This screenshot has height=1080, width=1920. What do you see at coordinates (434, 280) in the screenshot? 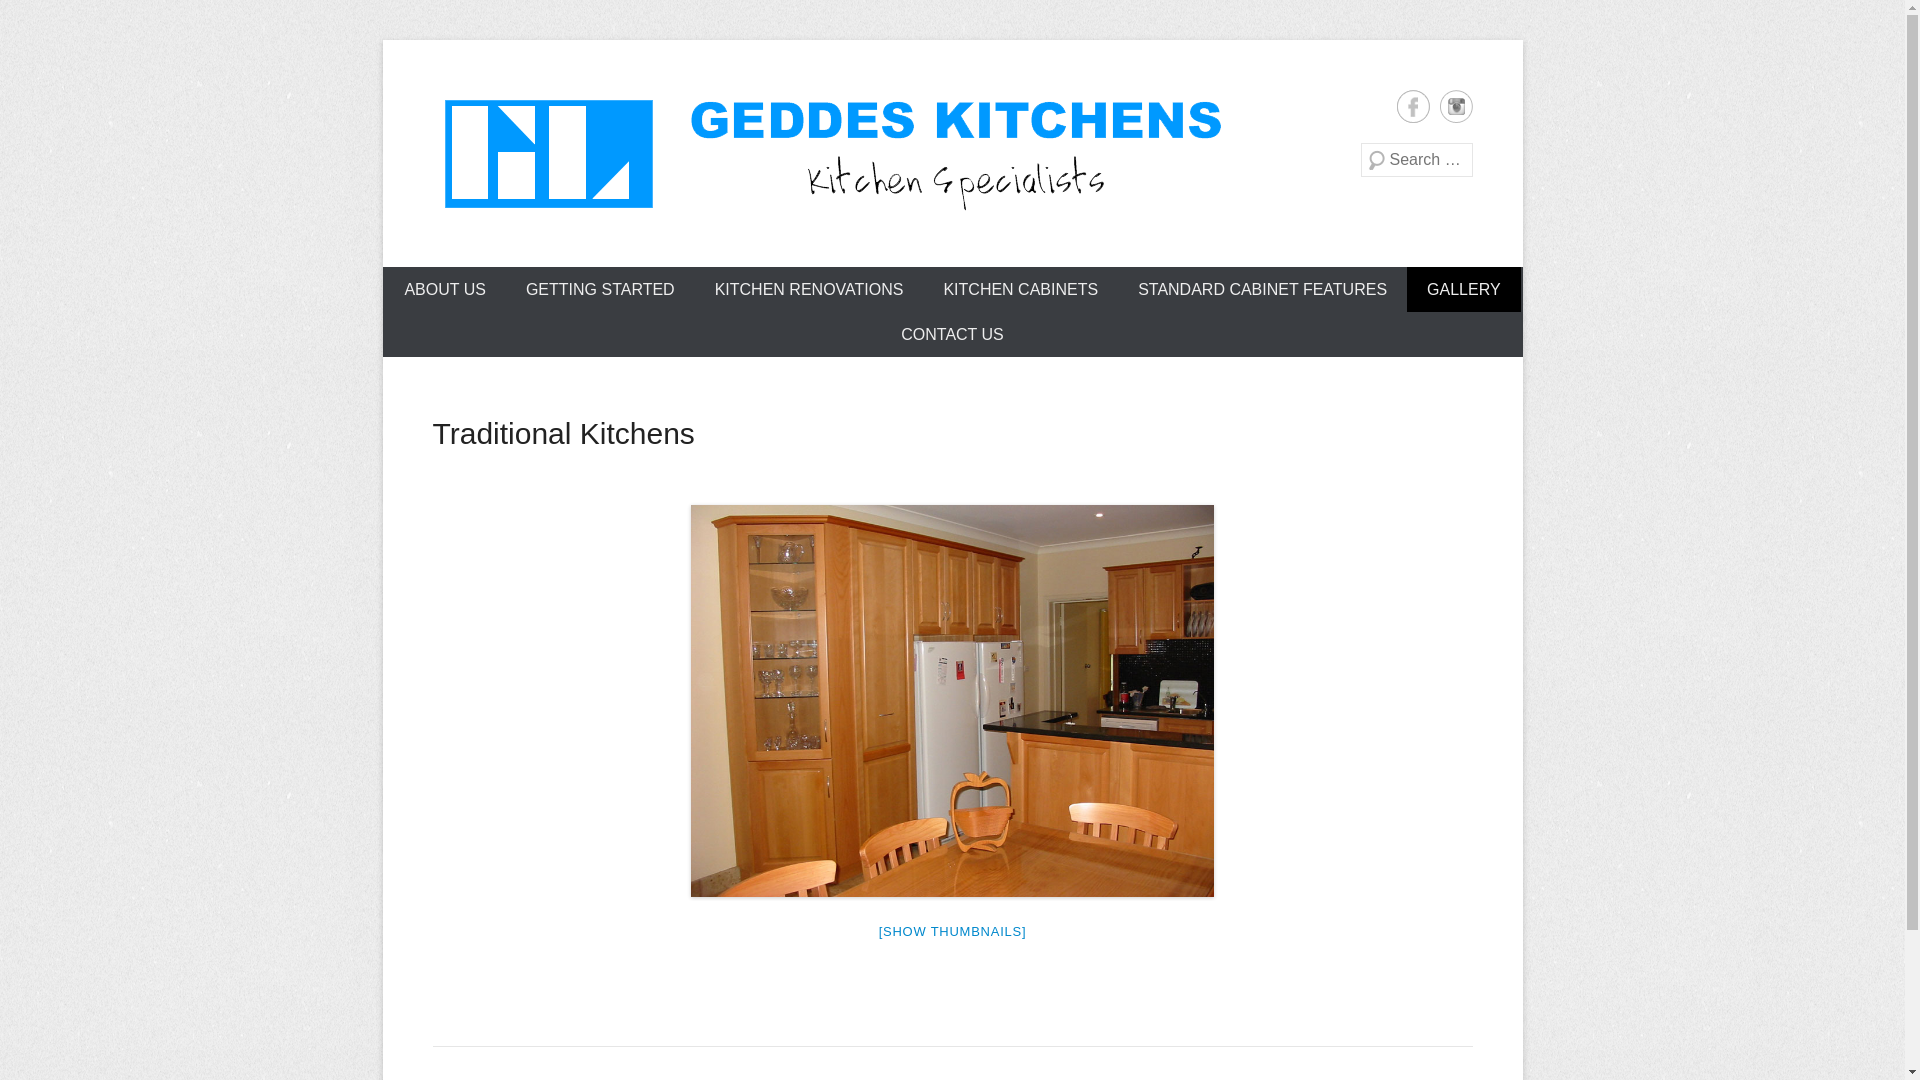
I see `'Skip to content'` at bounding box center [434, 280].